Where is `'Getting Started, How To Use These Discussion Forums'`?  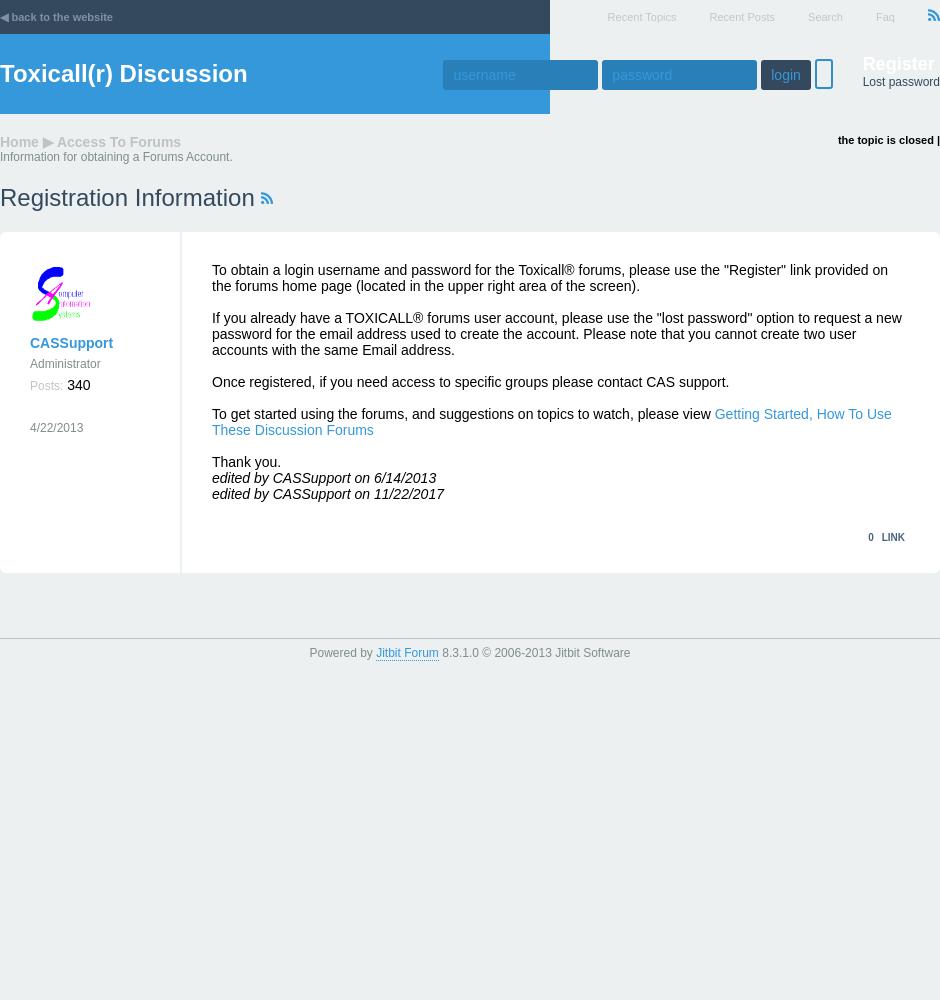 'Getting Started, How To Use These Discussion Forums' is located at coordinates (210, 422).